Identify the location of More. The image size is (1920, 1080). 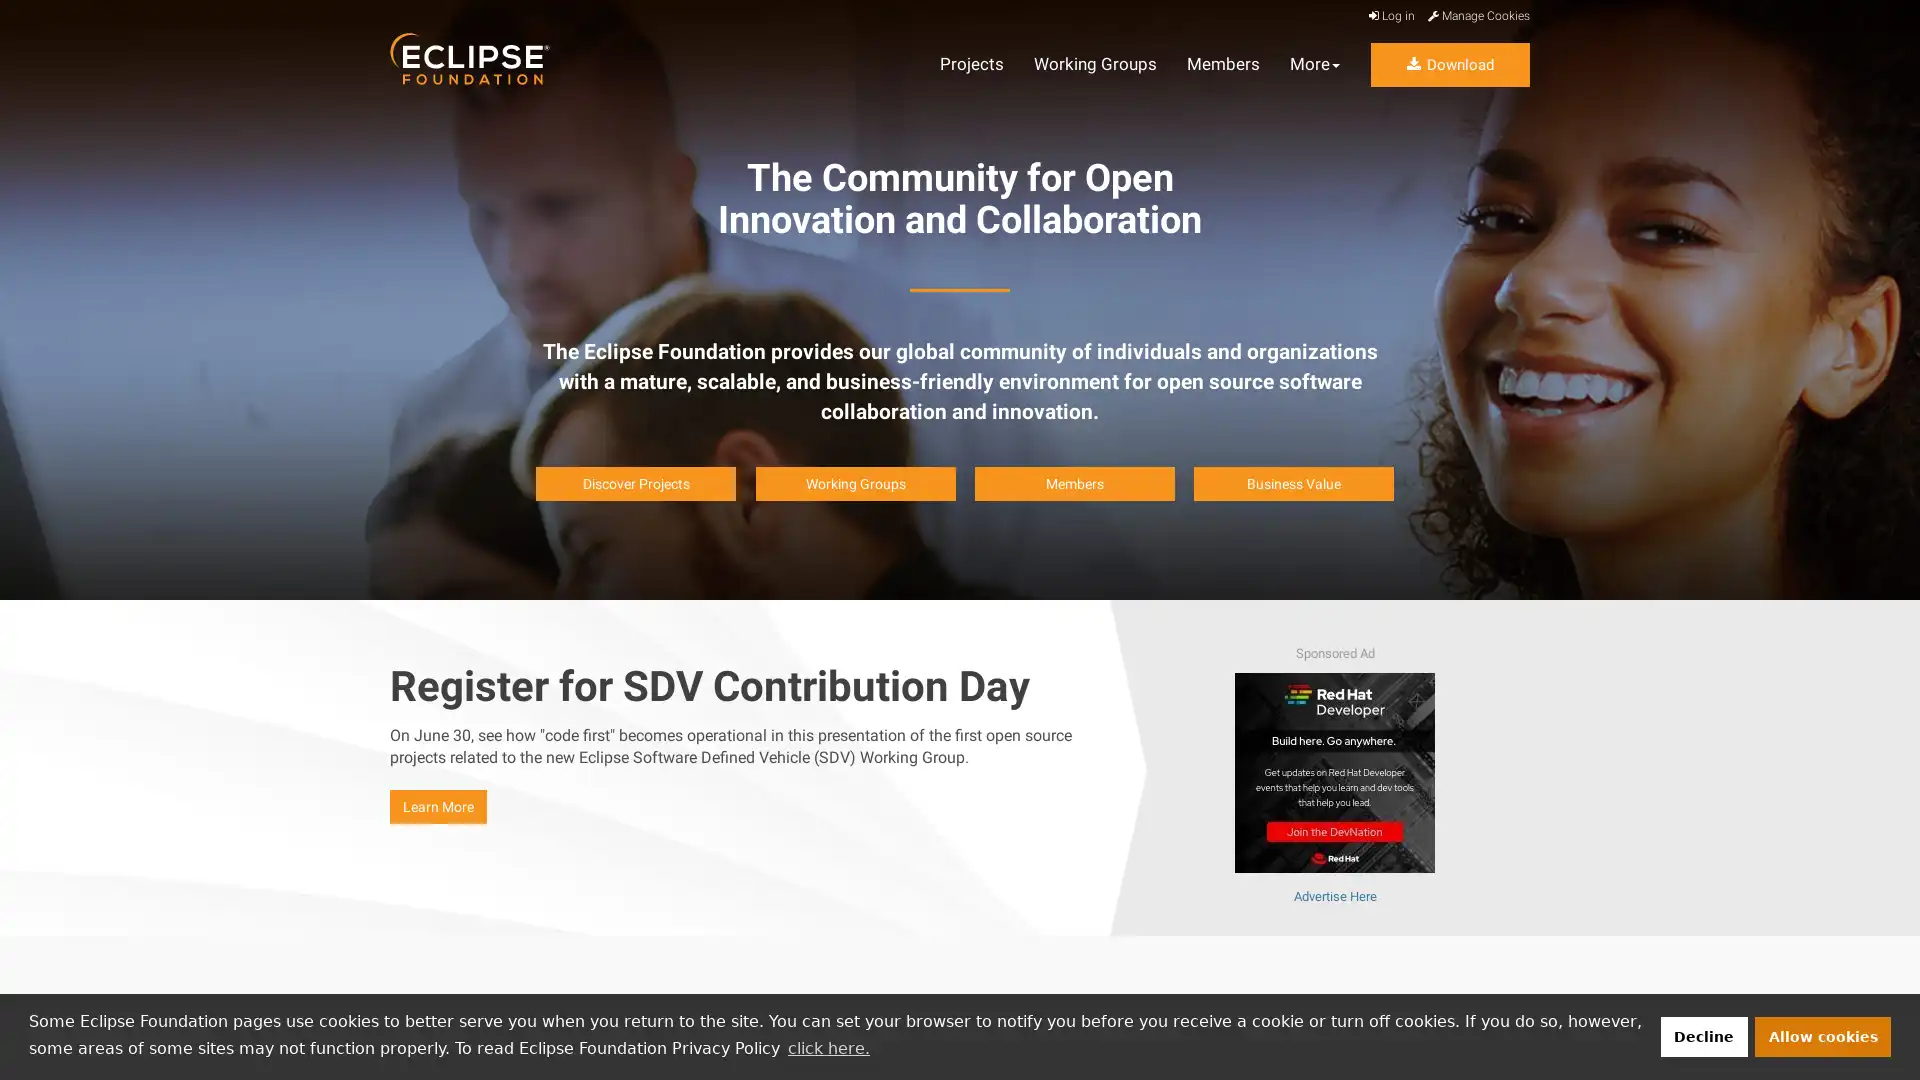
(1315, 64).